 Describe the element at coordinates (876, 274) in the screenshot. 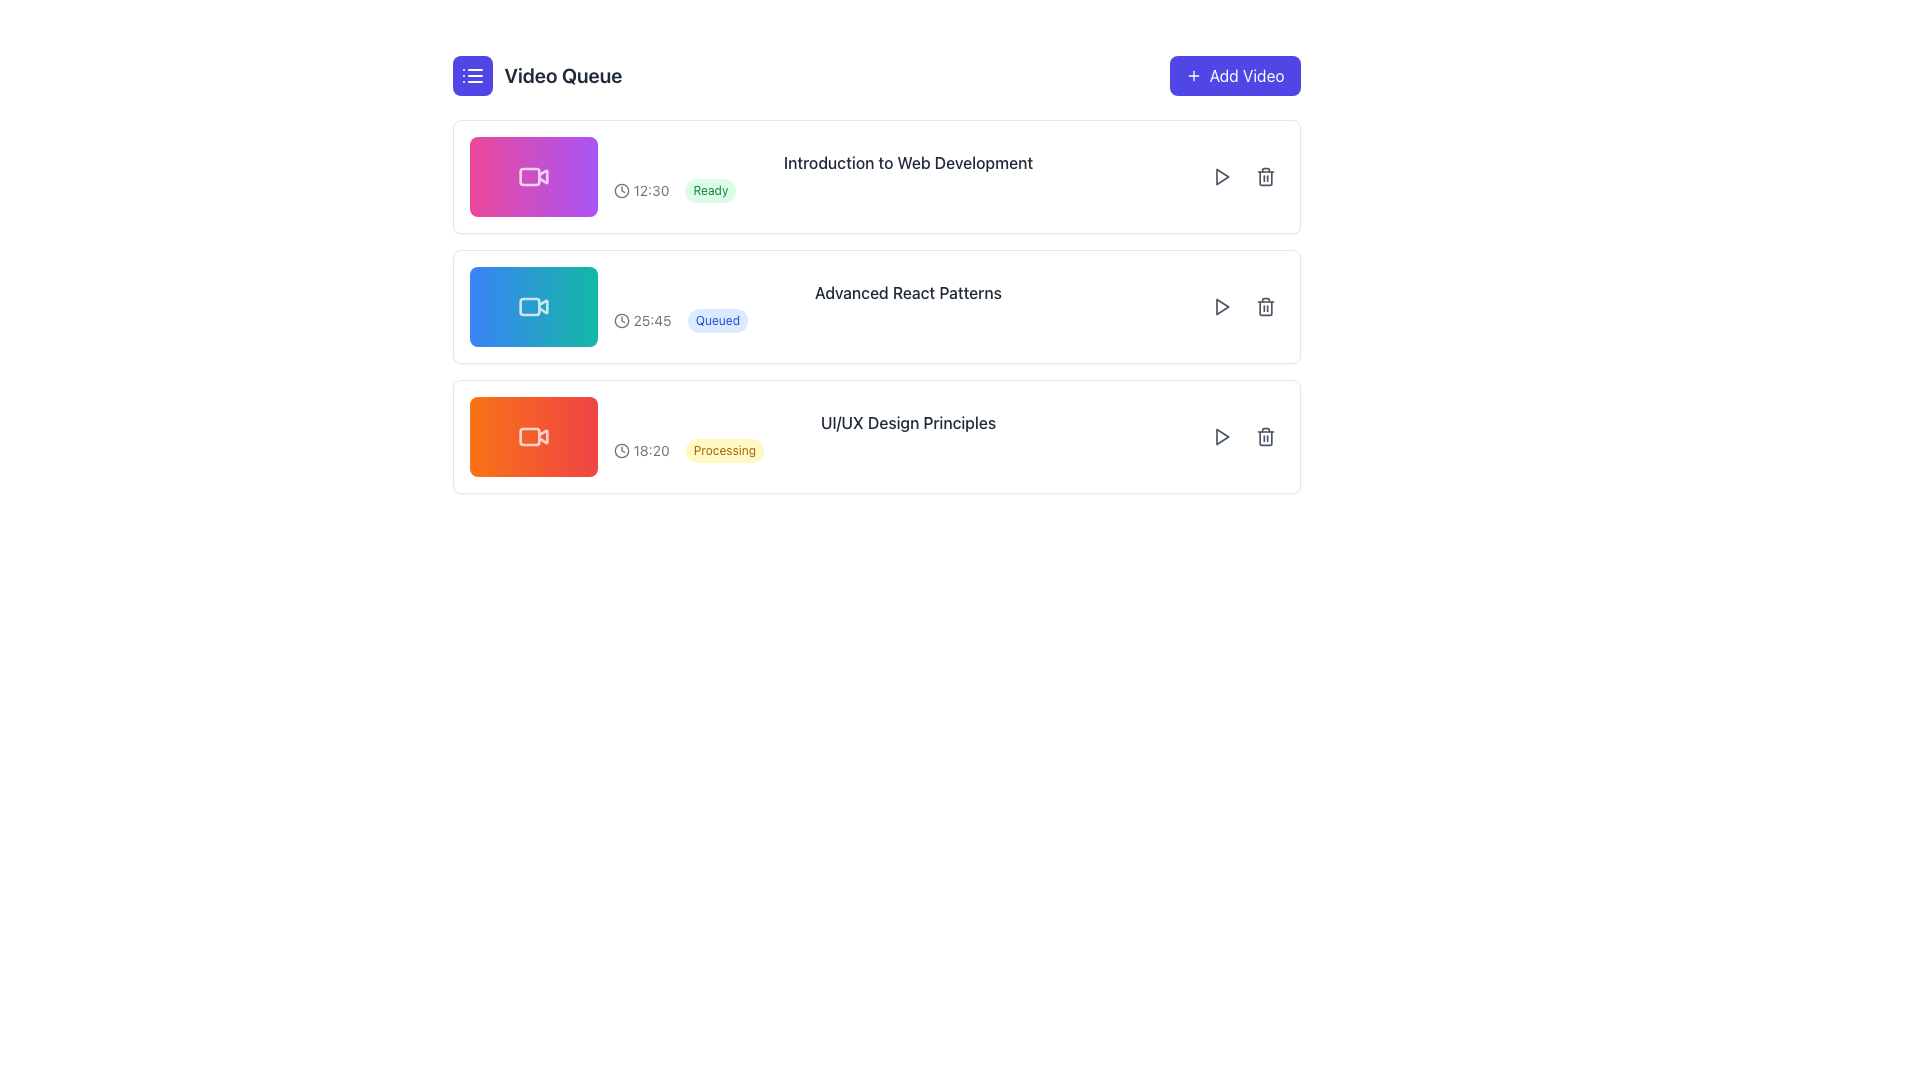

I see `the List item row that represents information about a specific video in the video queue list, positioned between 'Introduction to Web Development' and 'UI/UX Design Principles'` at that location.